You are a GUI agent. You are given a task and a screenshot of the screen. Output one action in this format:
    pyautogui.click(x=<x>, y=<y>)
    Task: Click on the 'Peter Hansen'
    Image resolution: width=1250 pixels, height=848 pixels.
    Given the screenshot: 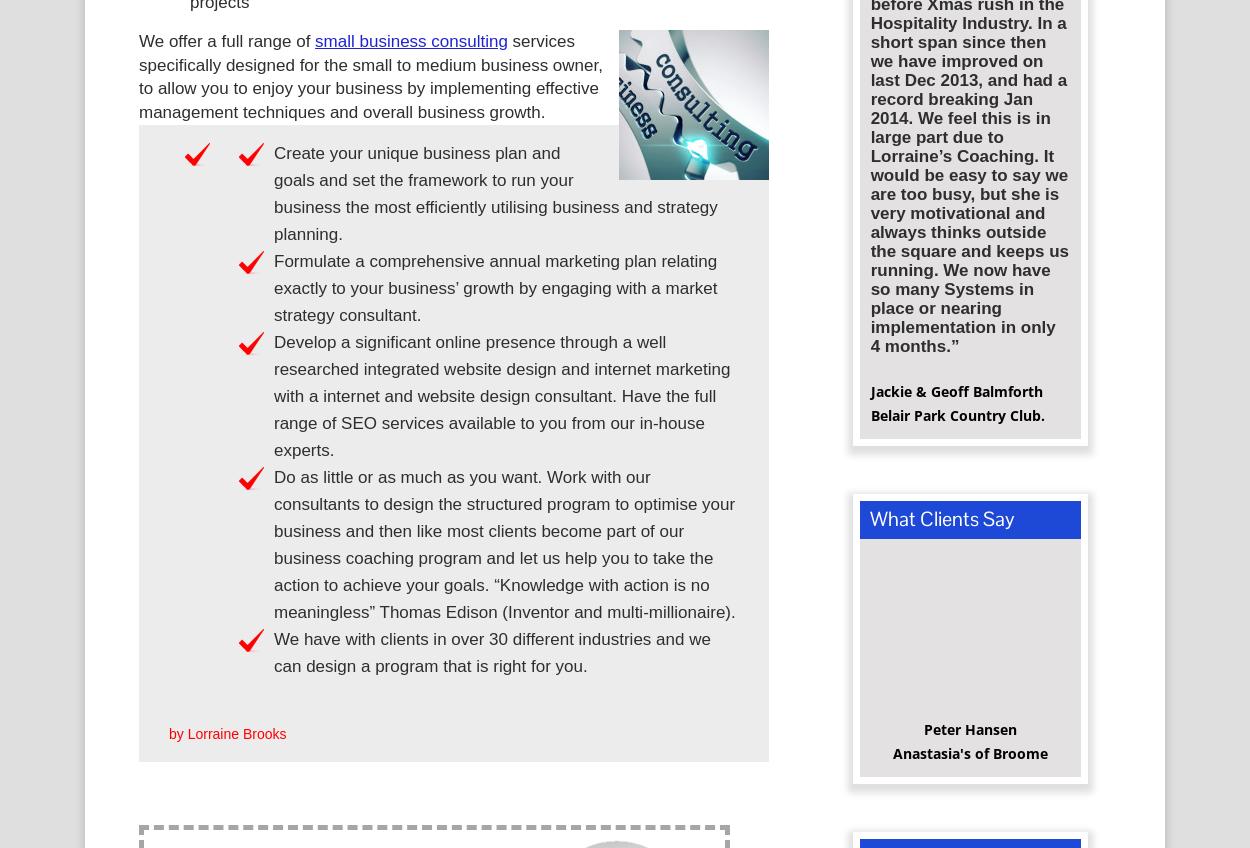 What is the action you would take?
    pyautogui.click(x=968, y=736)
    